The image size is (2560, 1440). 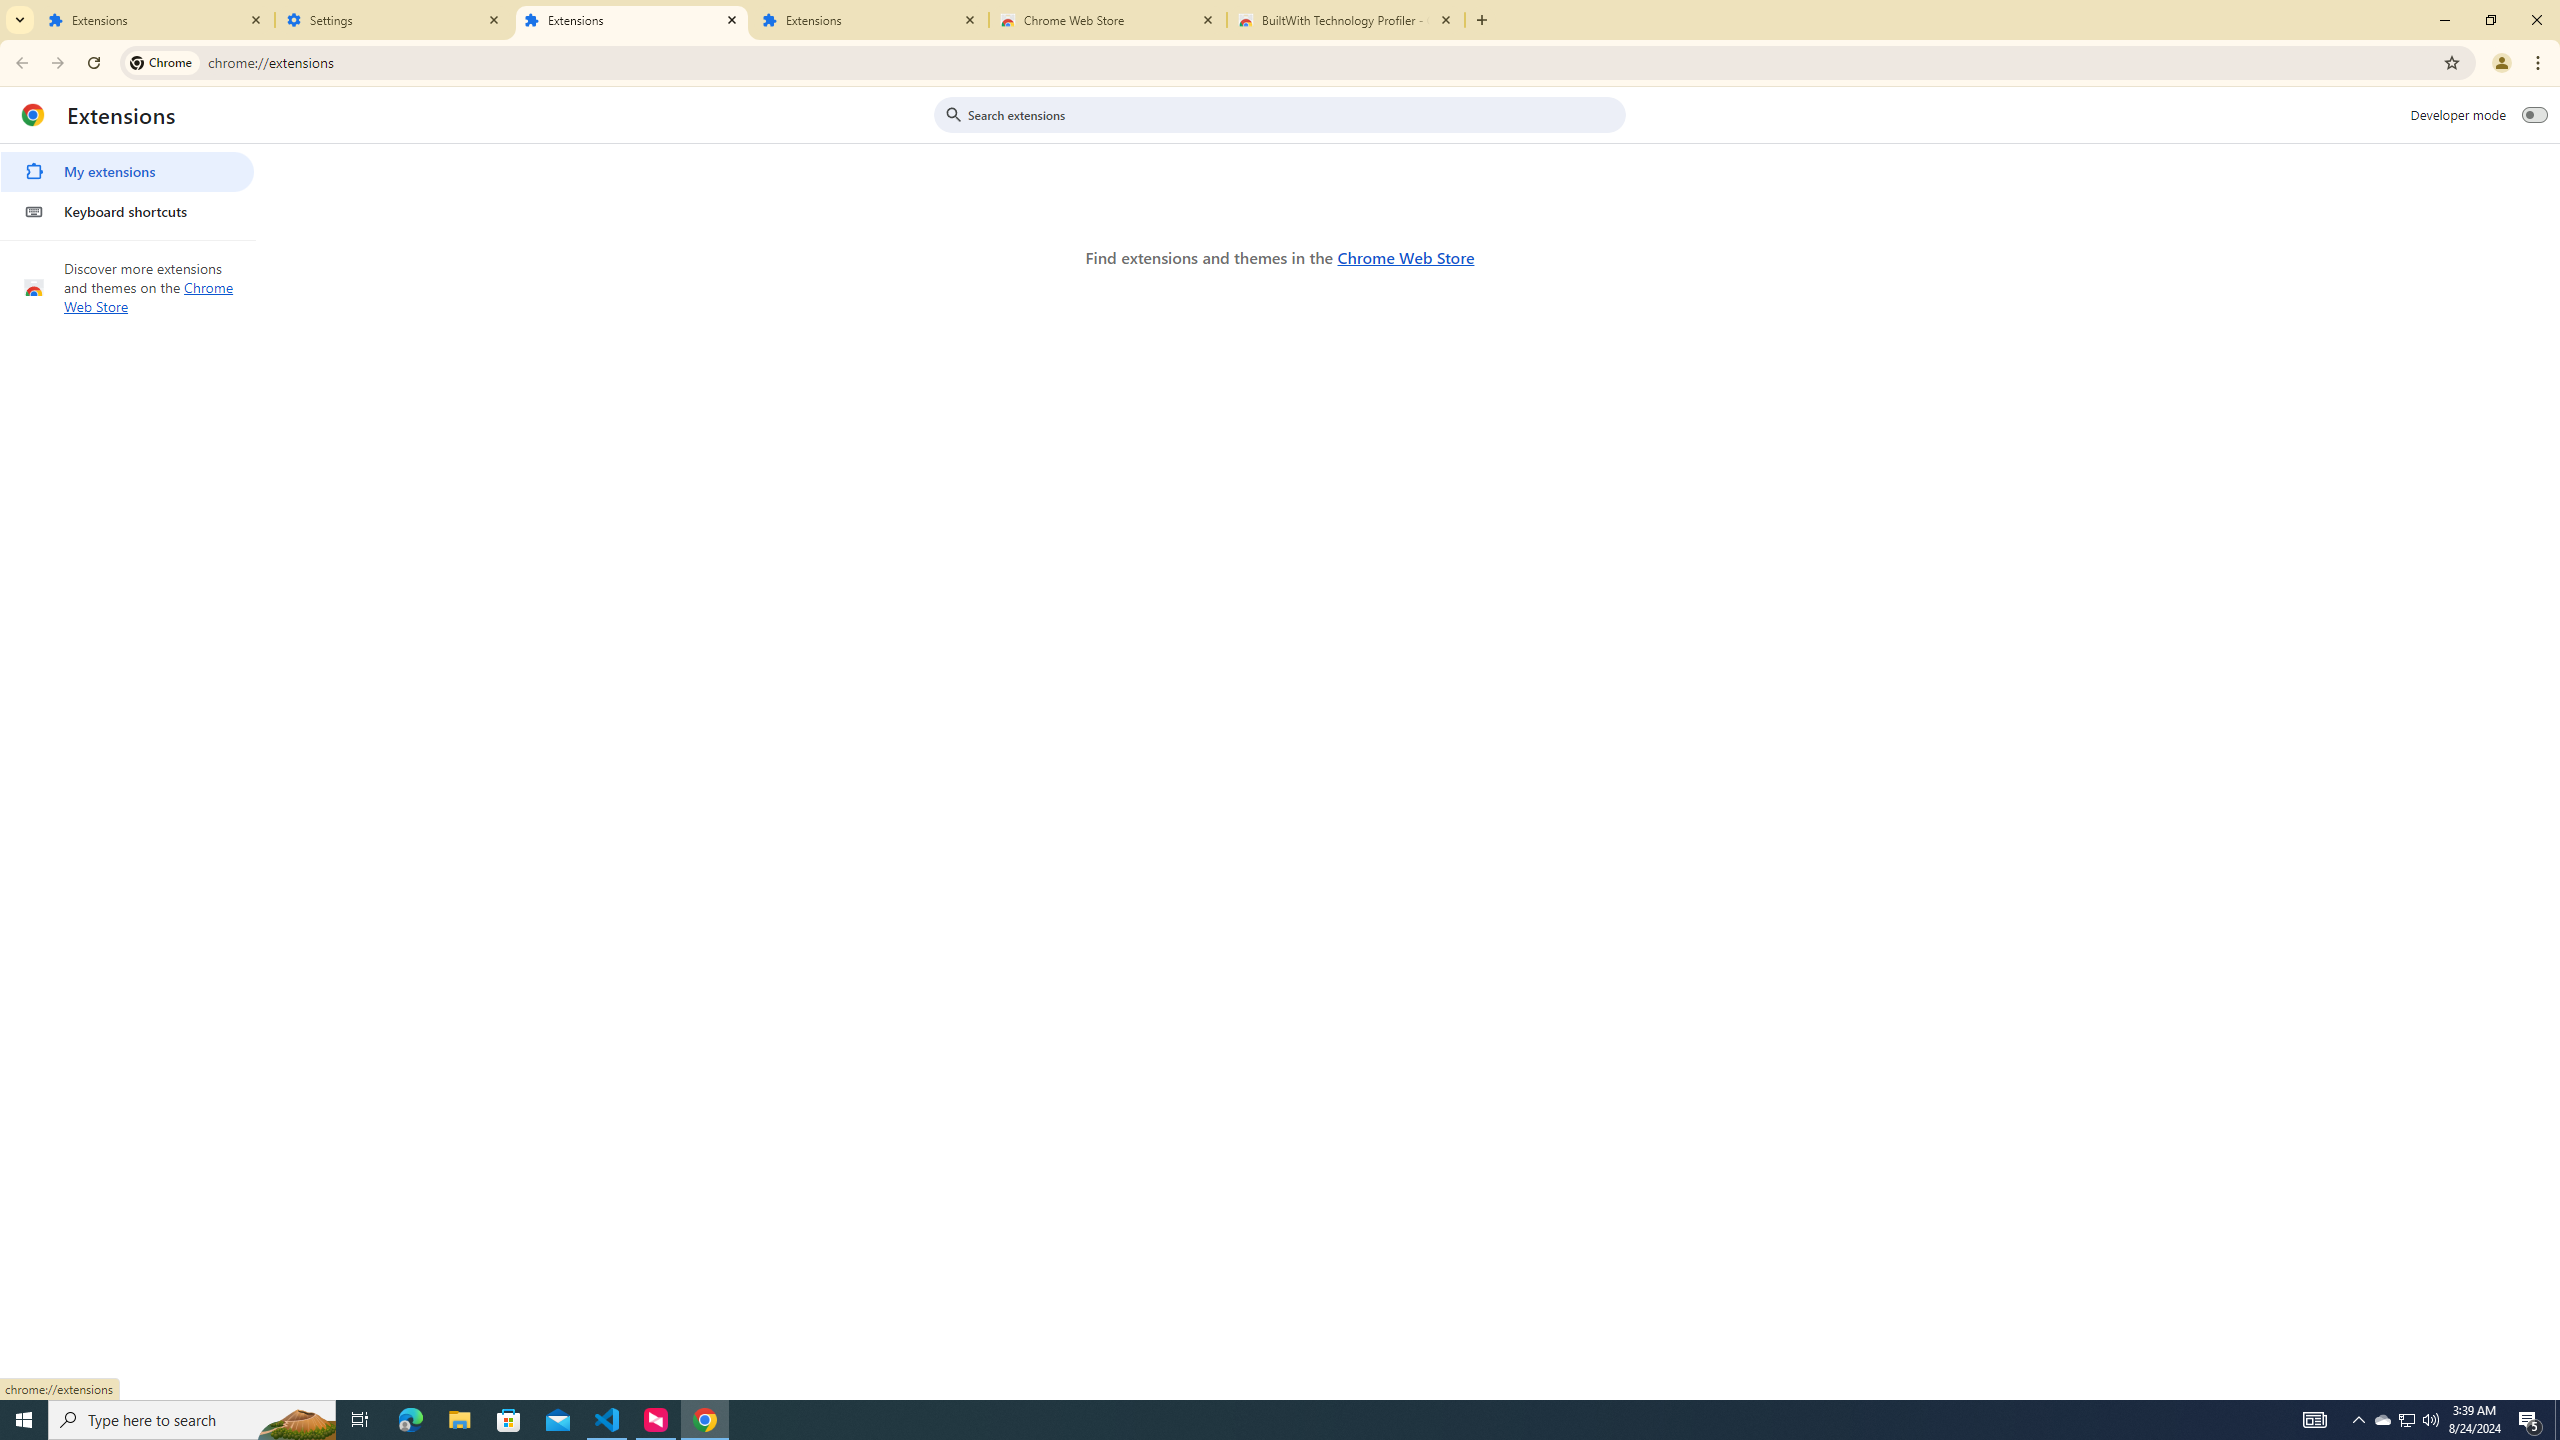 I want to click on 'Extensions', so click(x=631, y=19).